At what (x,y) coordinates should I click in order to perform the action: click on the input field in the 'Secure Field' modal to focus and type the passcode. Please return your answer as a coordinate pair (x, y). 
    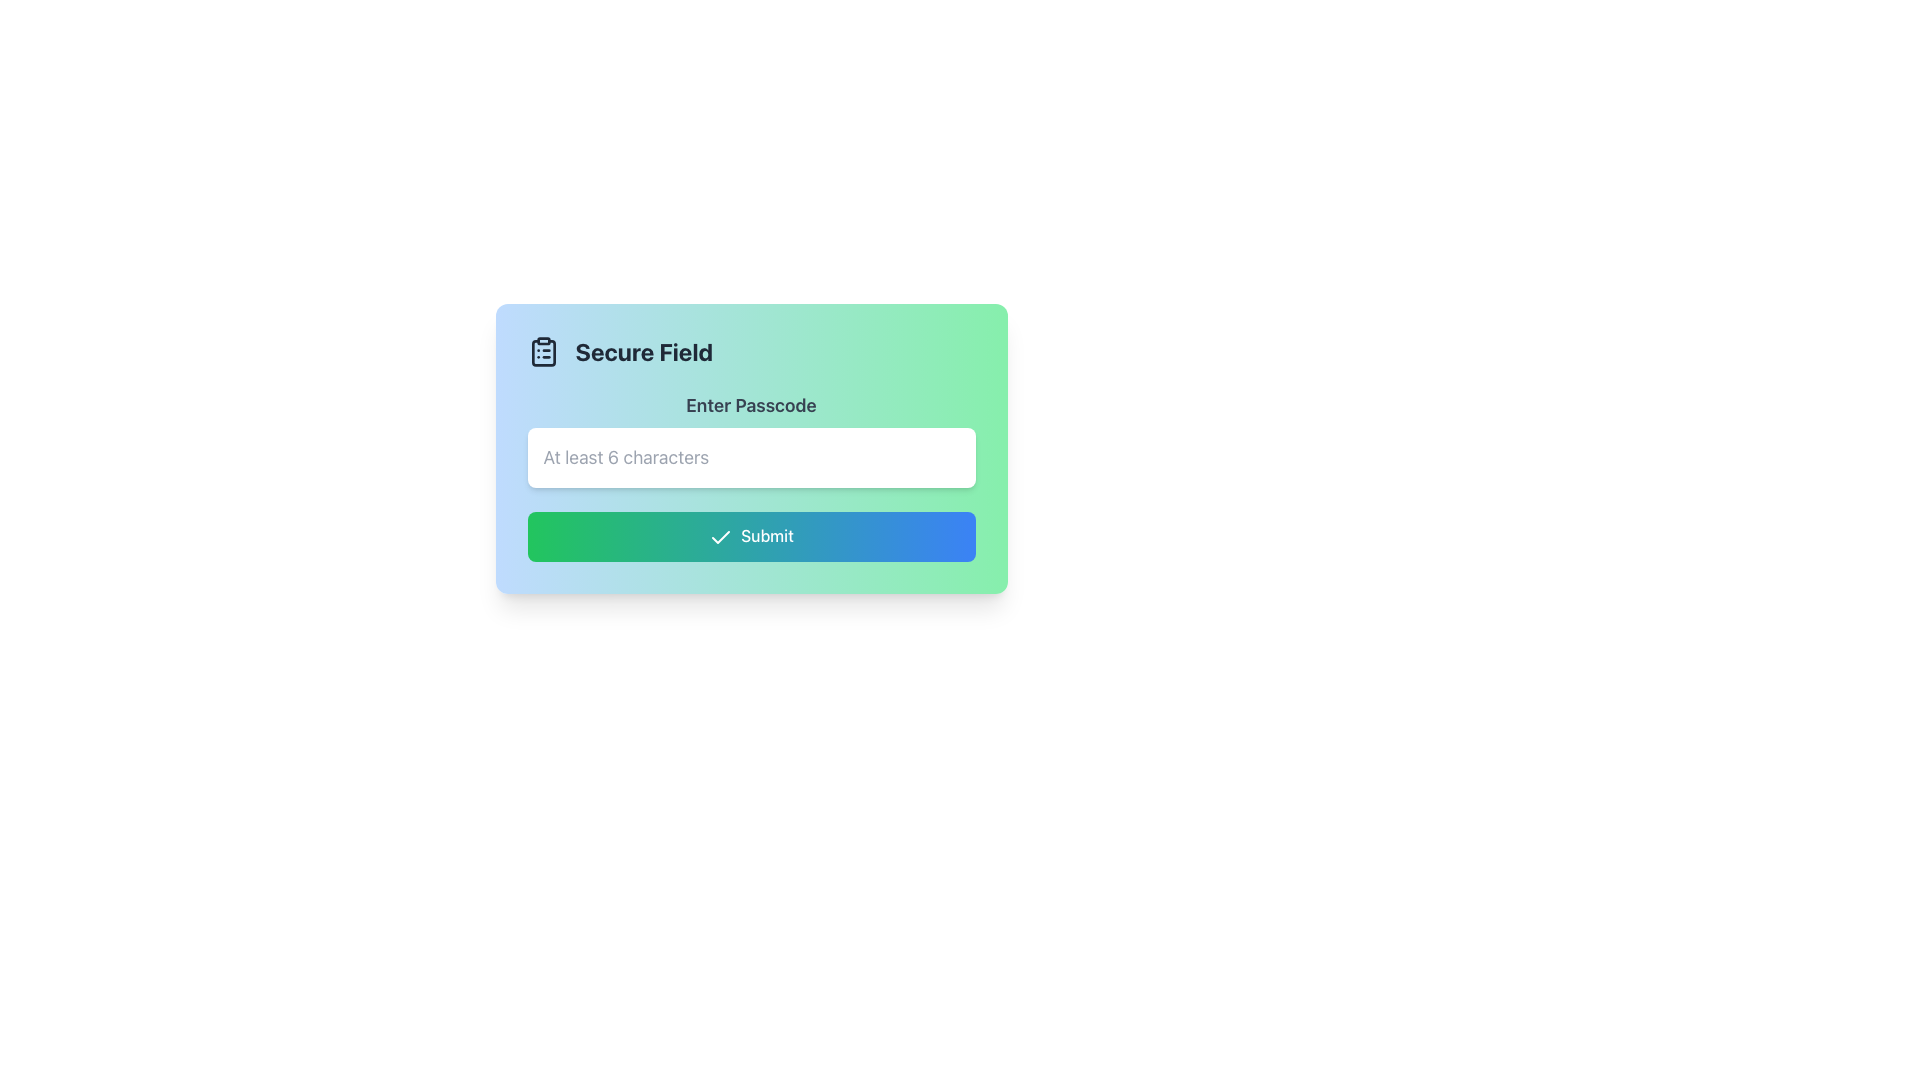
    Looking at the image, I should click on (750, 447).